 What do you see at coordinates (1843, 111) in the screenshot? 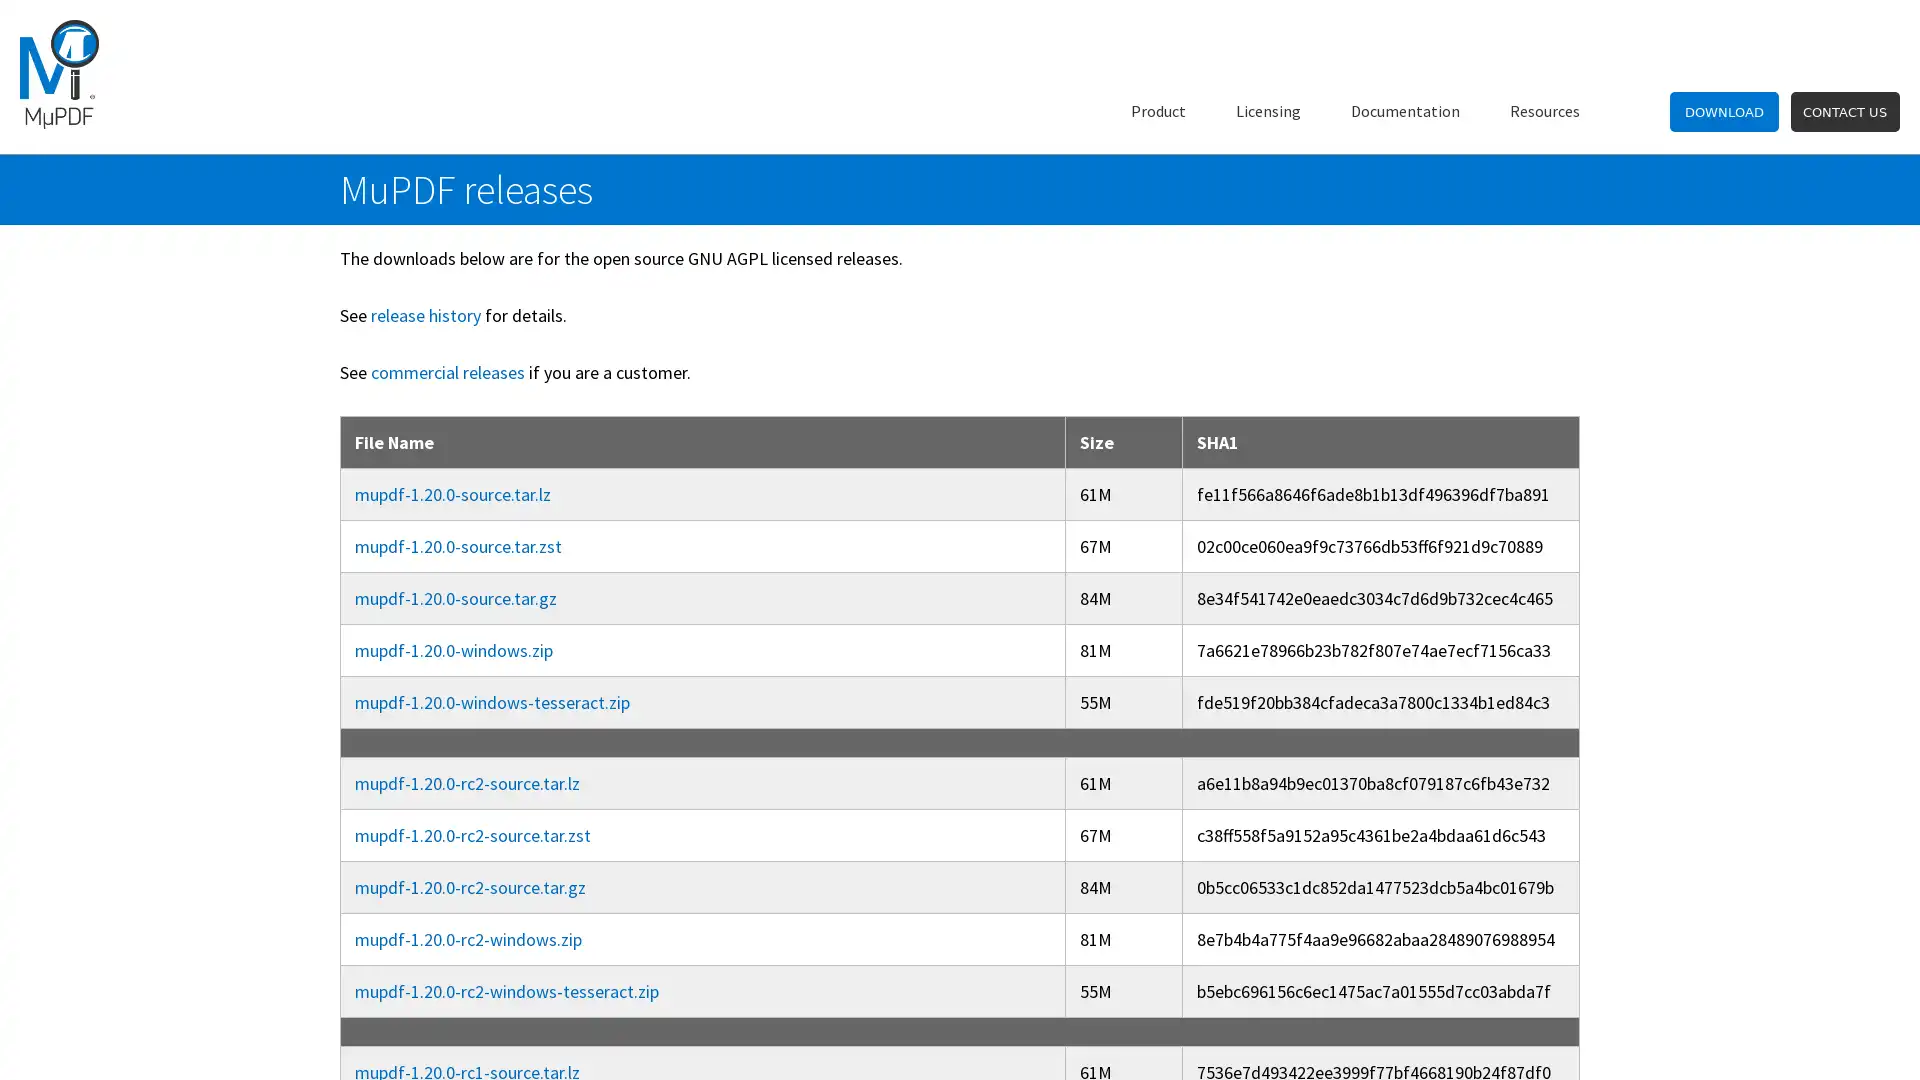
I see `CONTACT US` at bounding box center [1843, 111].